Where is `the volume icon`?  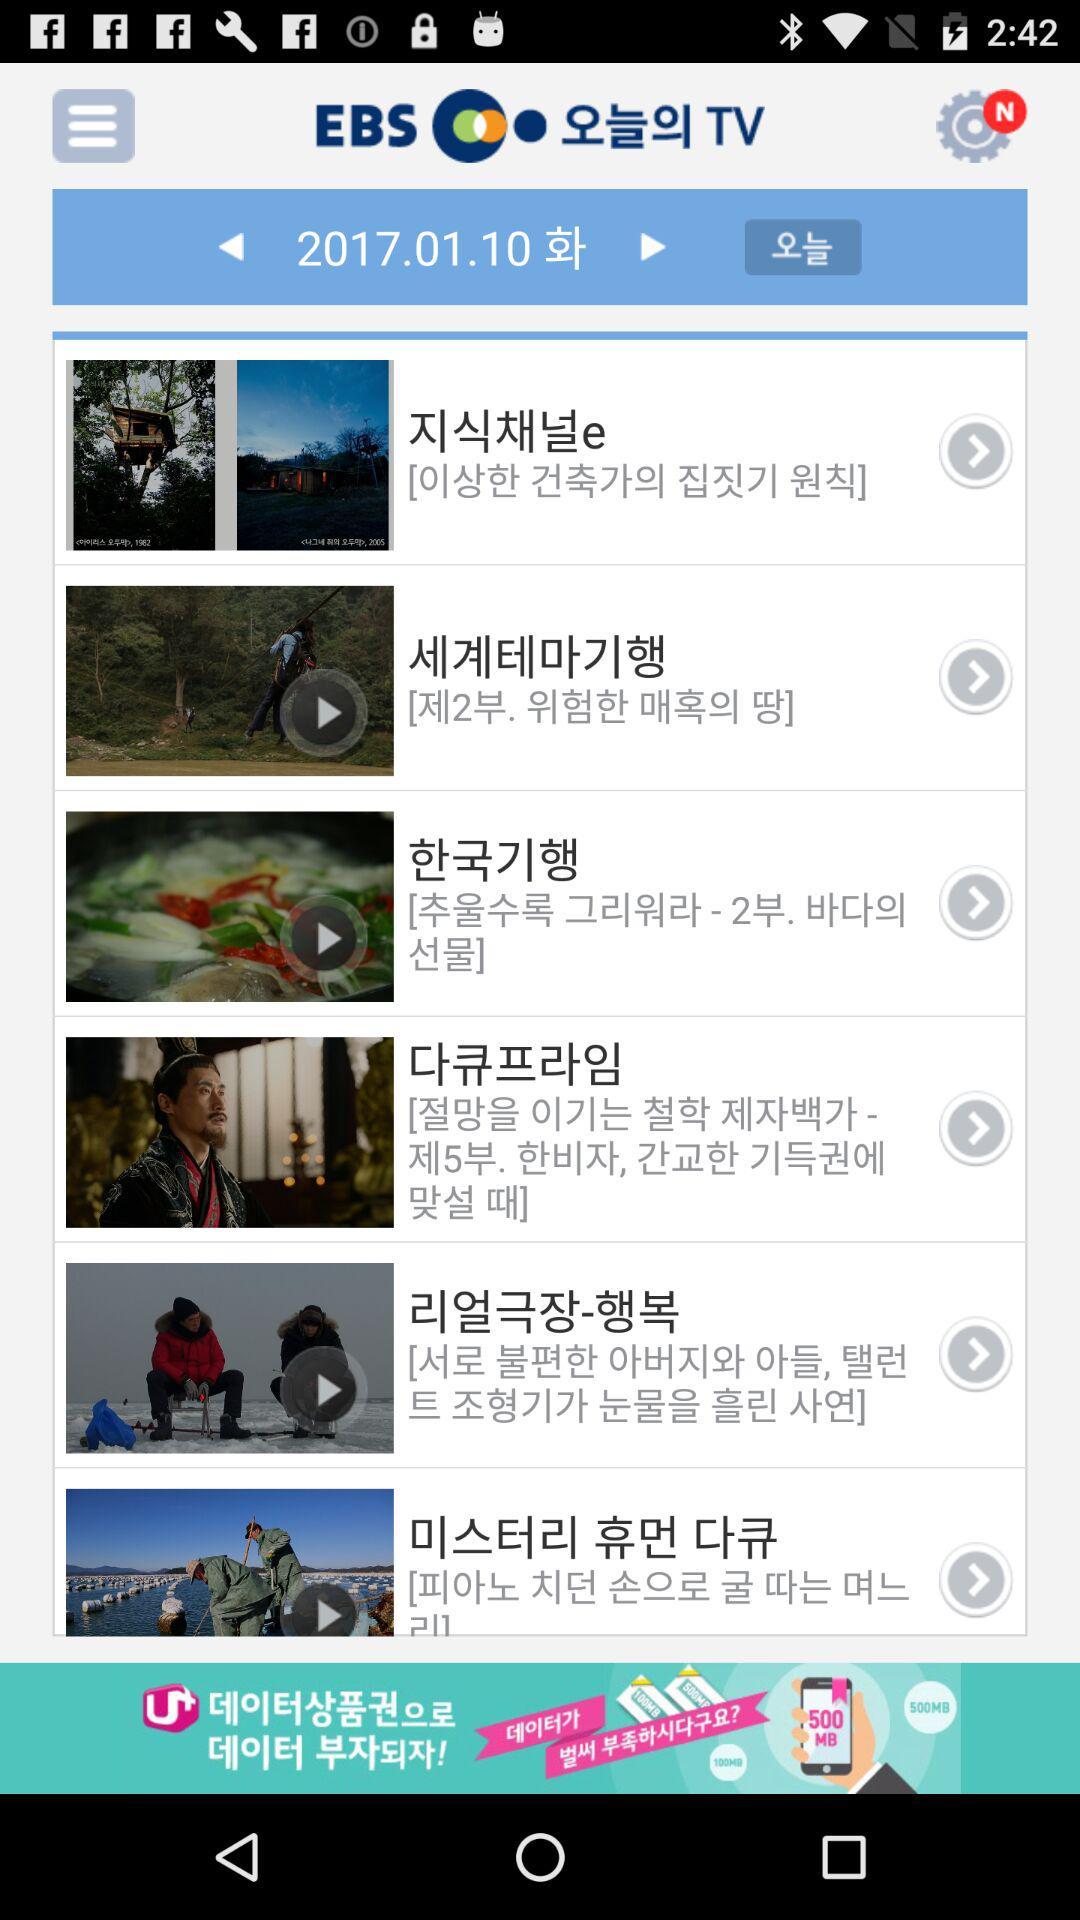
the volume icon is located at coordinates (895, 133).